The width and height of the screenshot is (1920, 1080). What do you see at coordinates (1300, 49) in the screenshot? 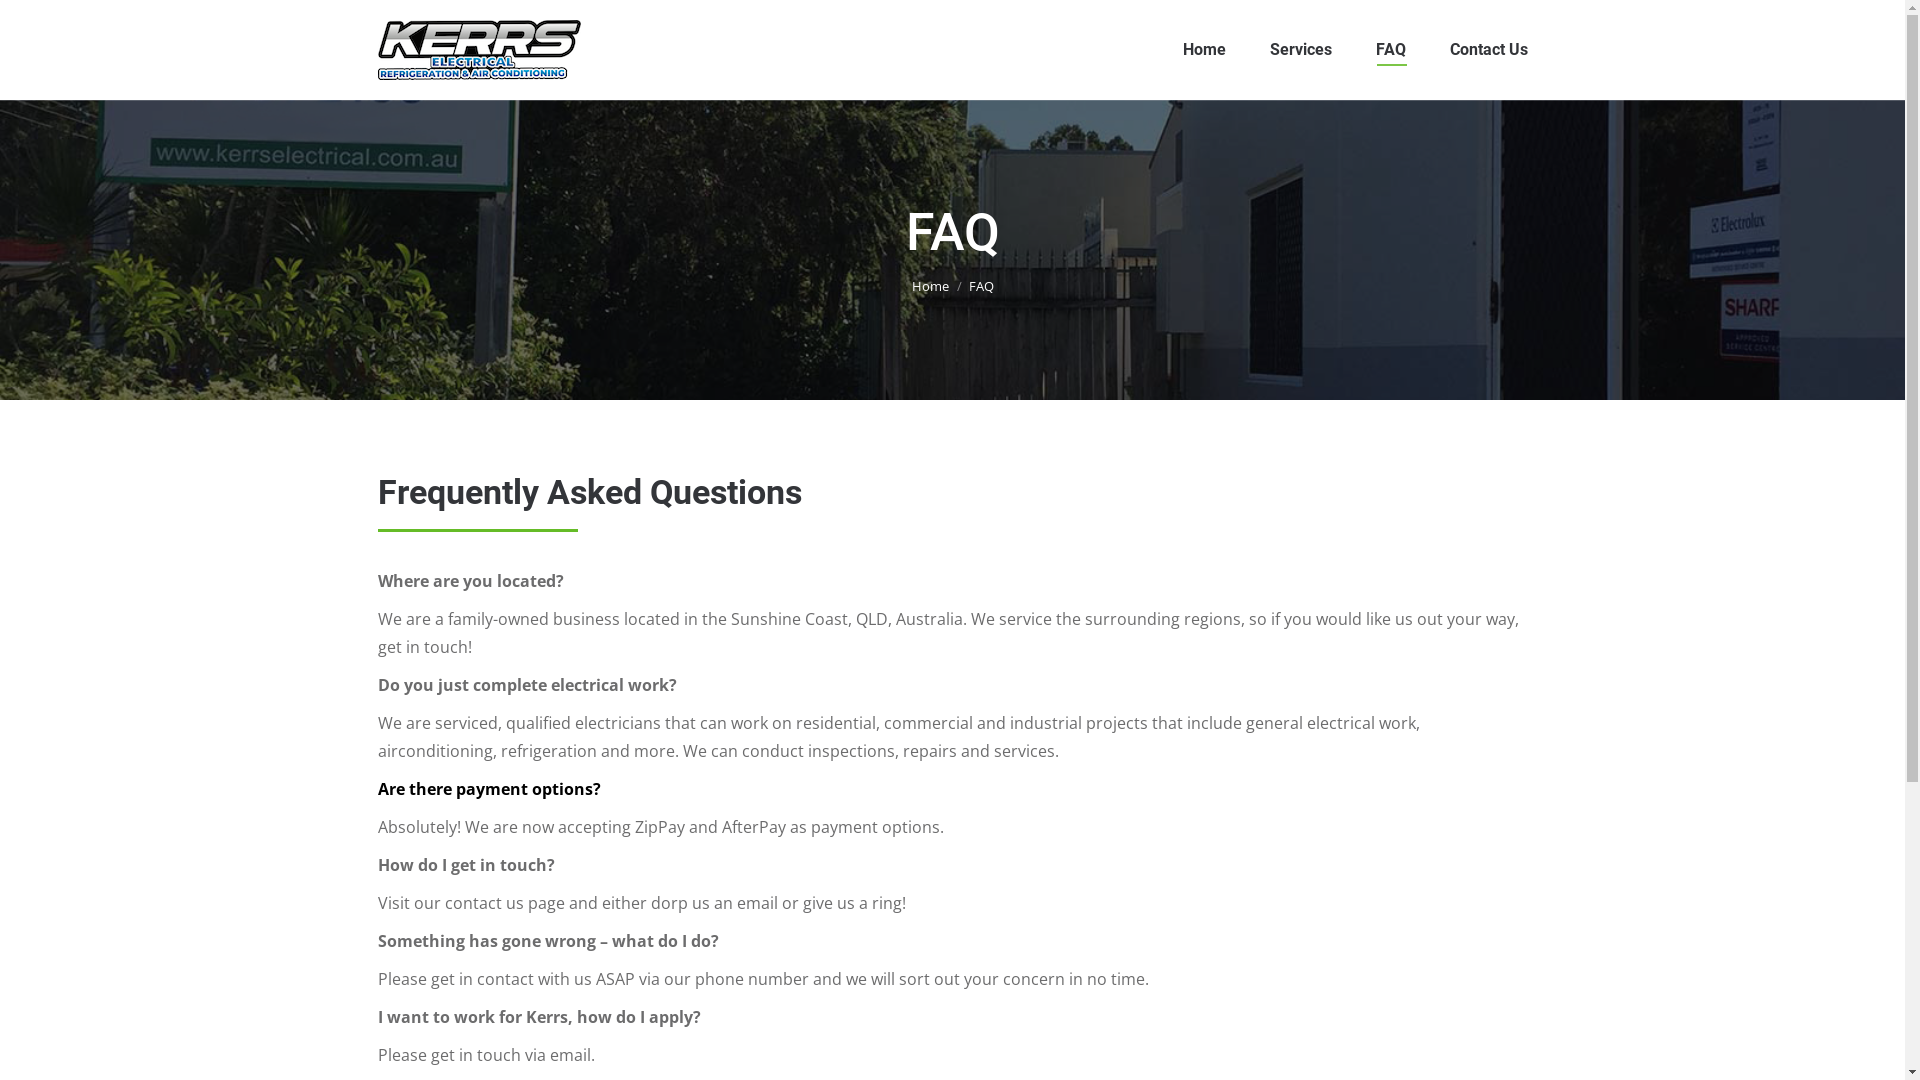
I see `'Services'` at bounding box center [1300, 49].